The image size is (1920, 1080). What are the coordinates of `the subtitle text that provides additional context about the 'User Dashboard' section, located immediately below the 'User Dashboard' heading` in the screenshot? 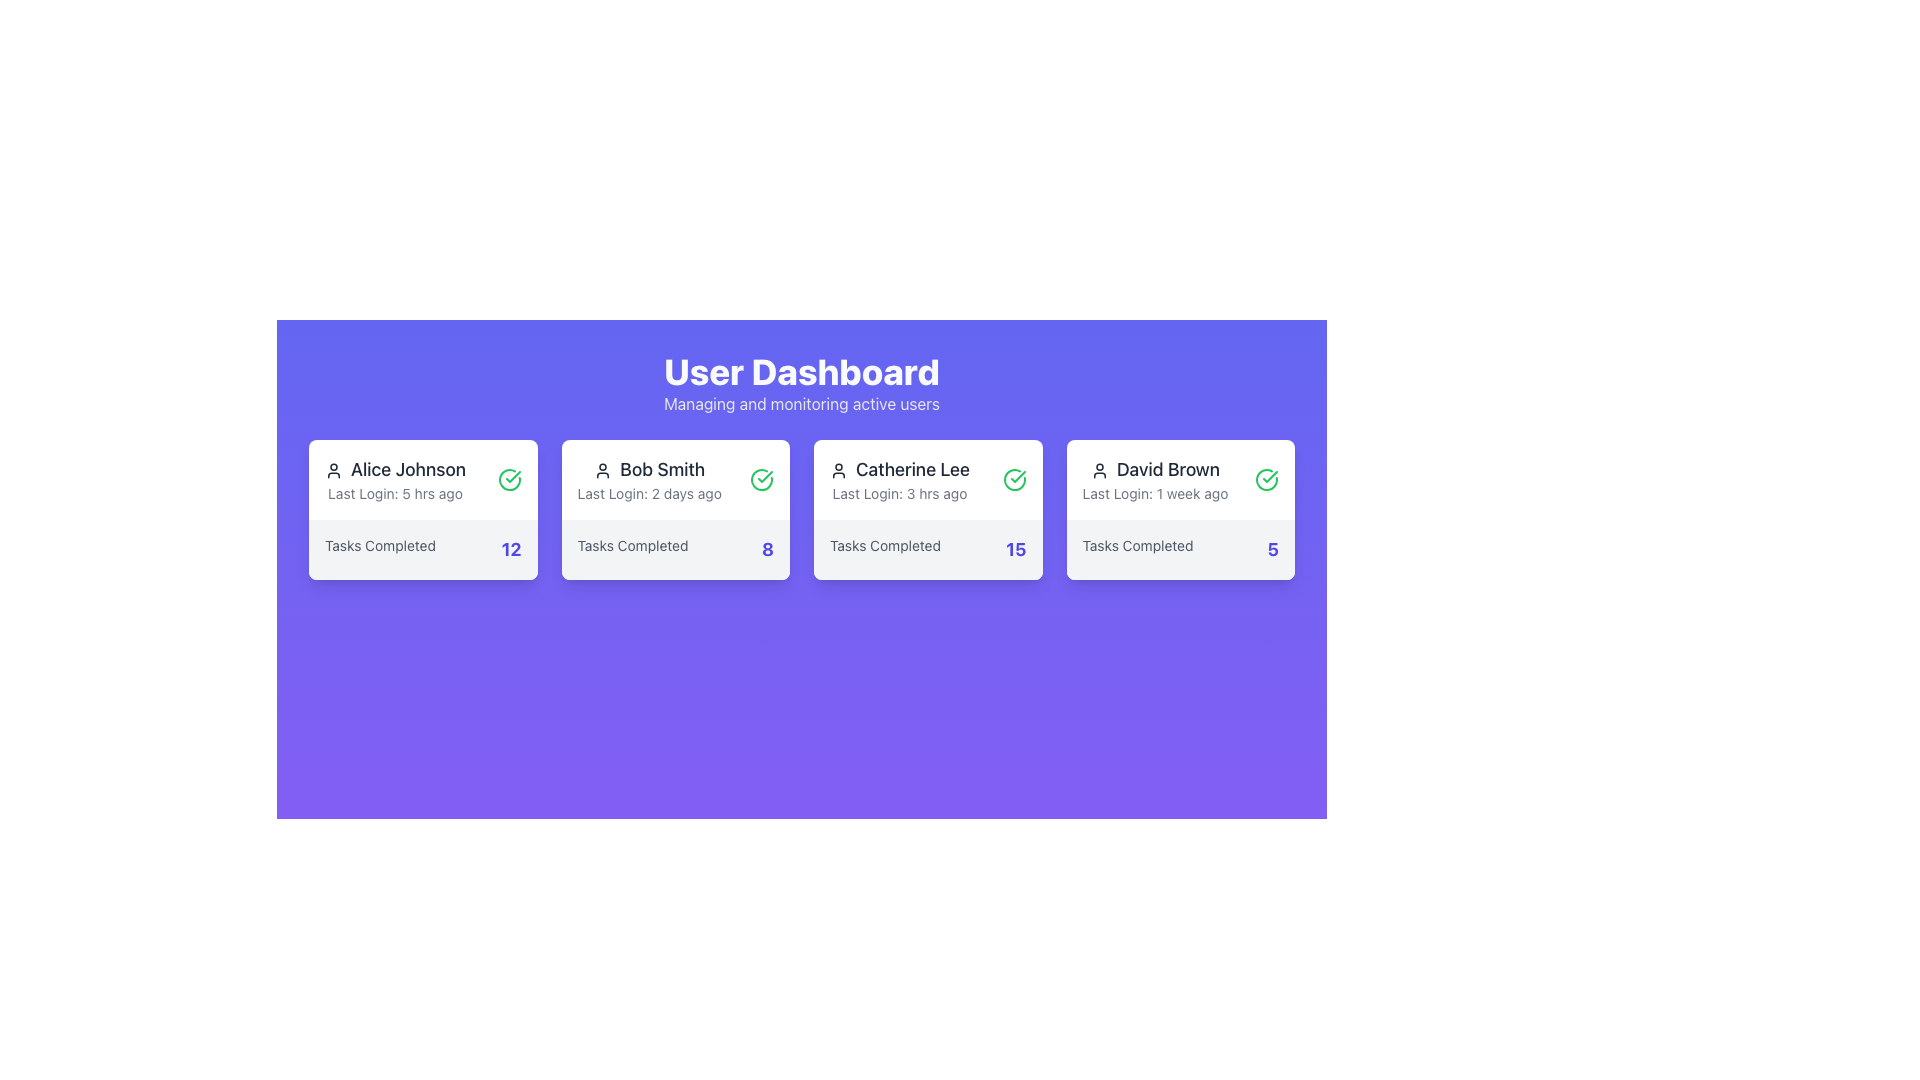 It's located at (801, 404).